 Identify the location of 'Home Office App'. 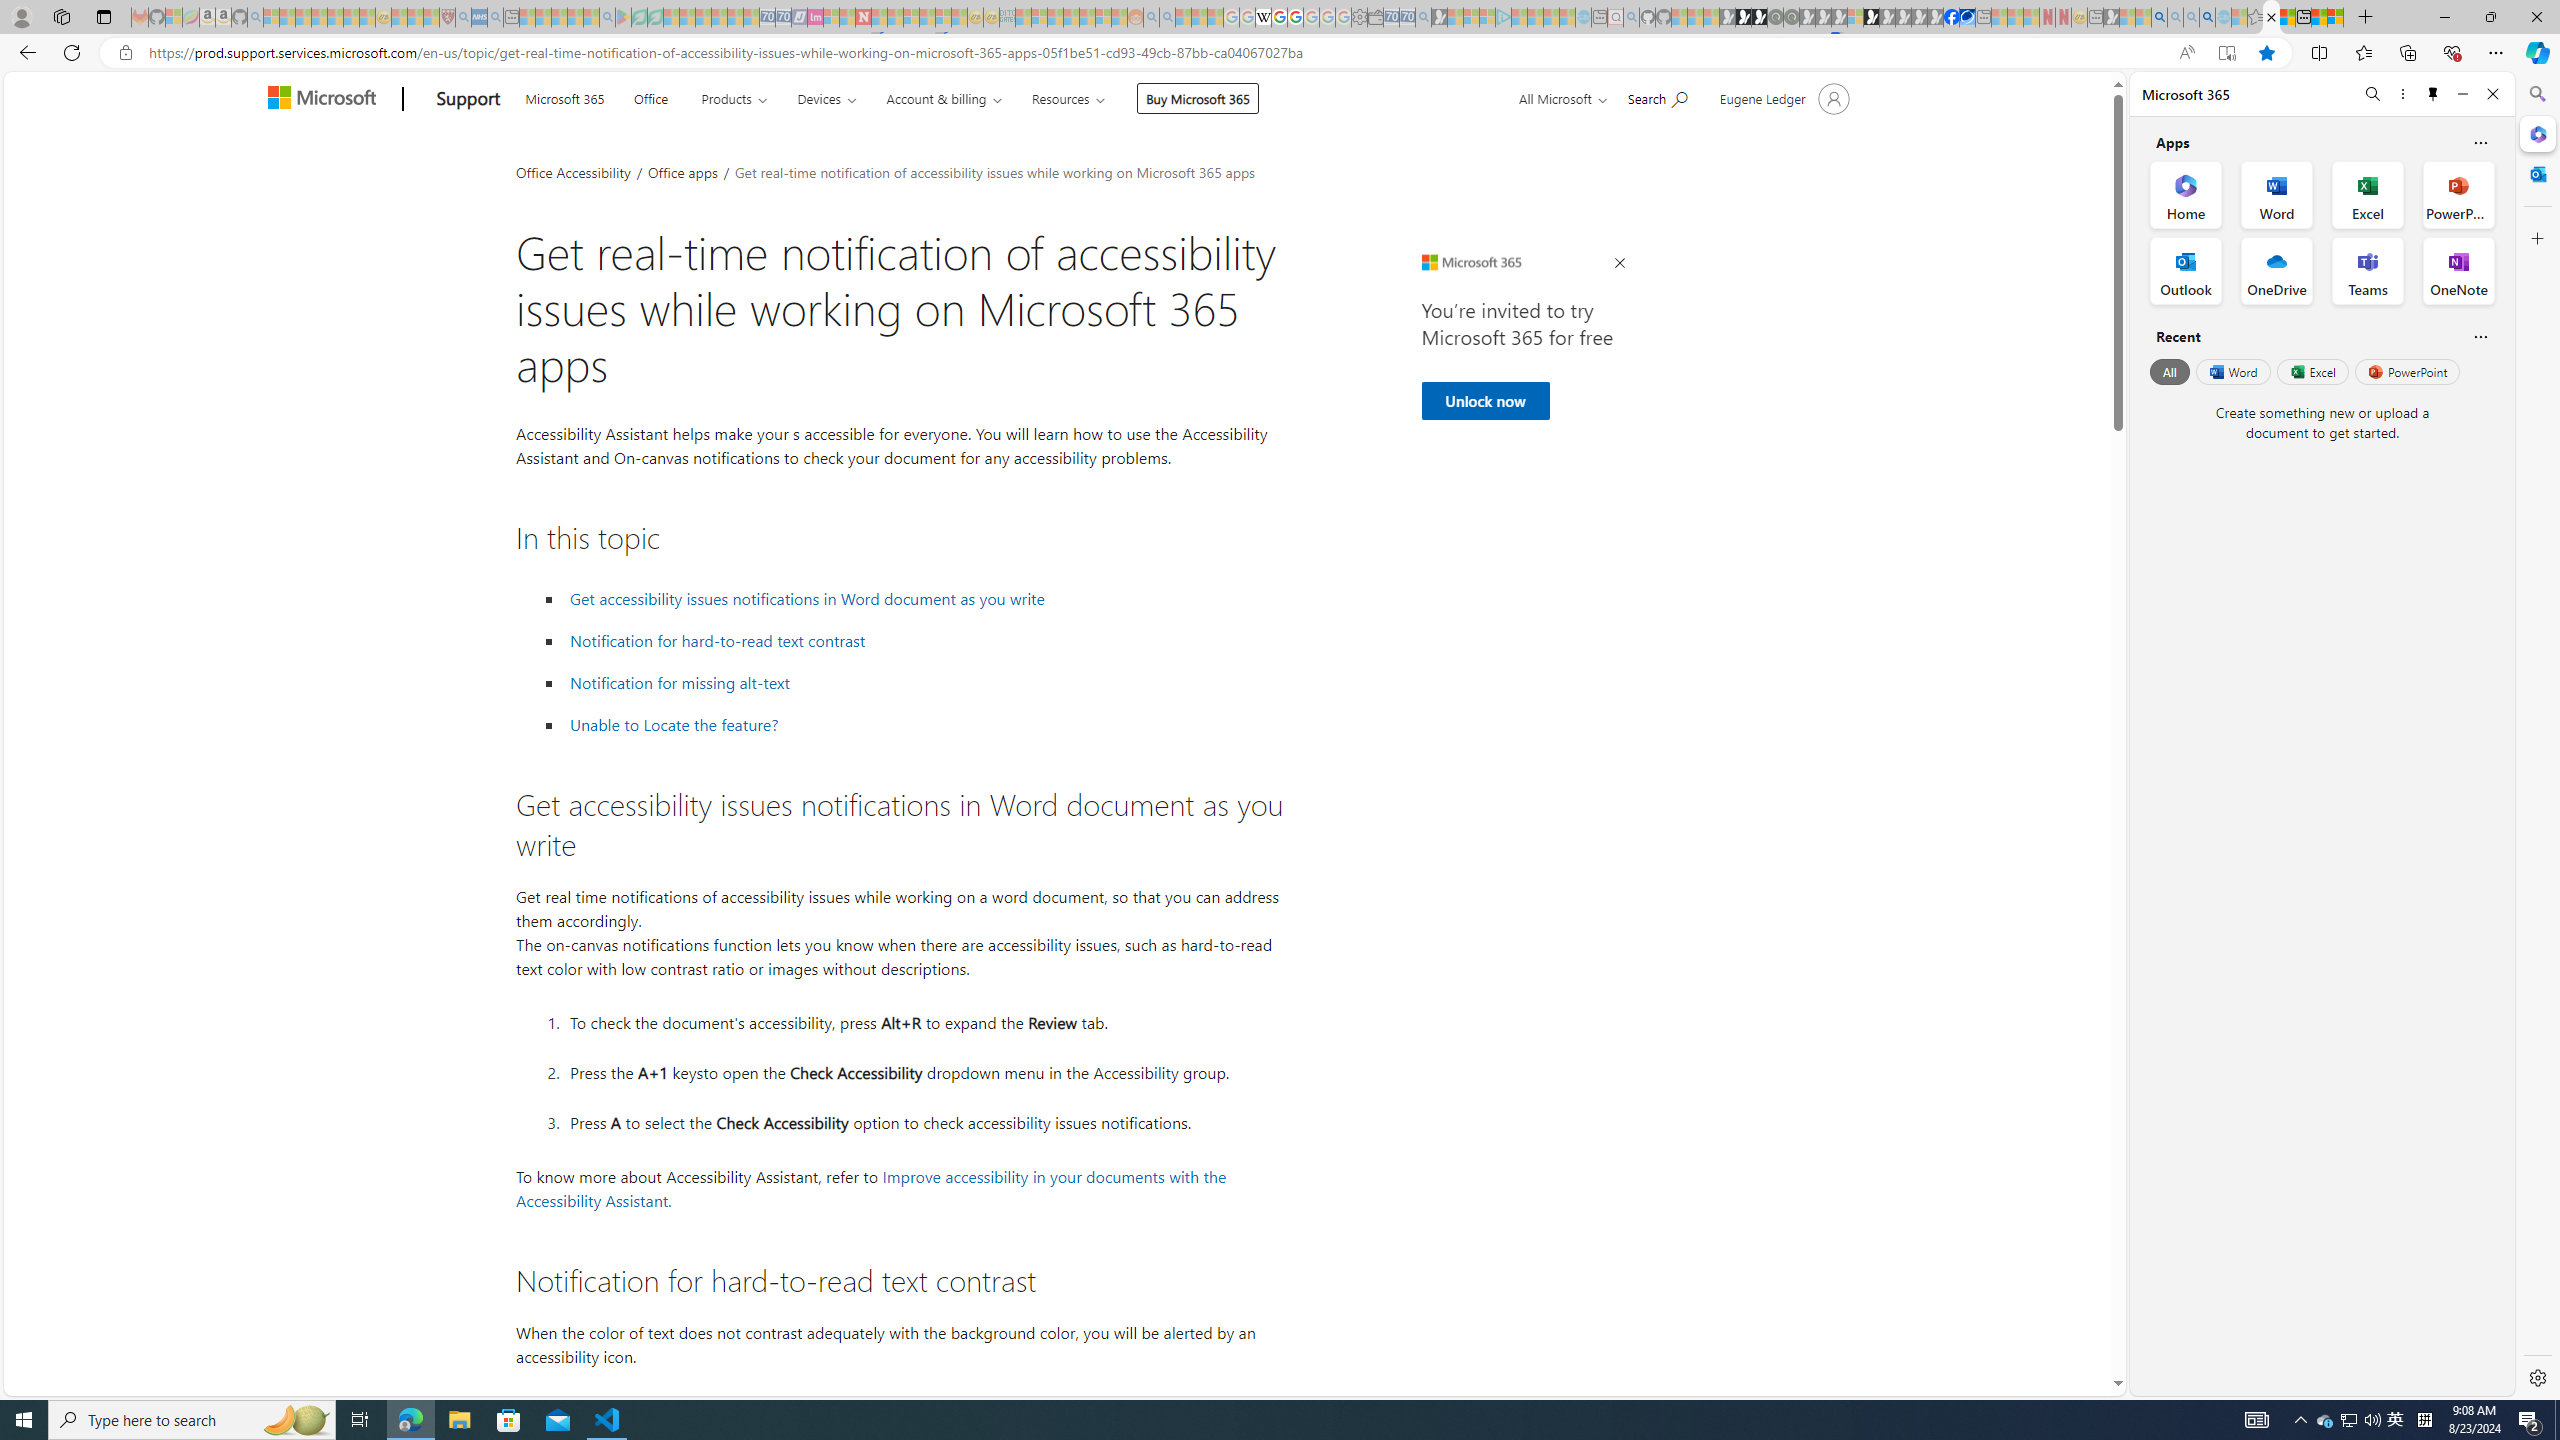
(2185, 195).